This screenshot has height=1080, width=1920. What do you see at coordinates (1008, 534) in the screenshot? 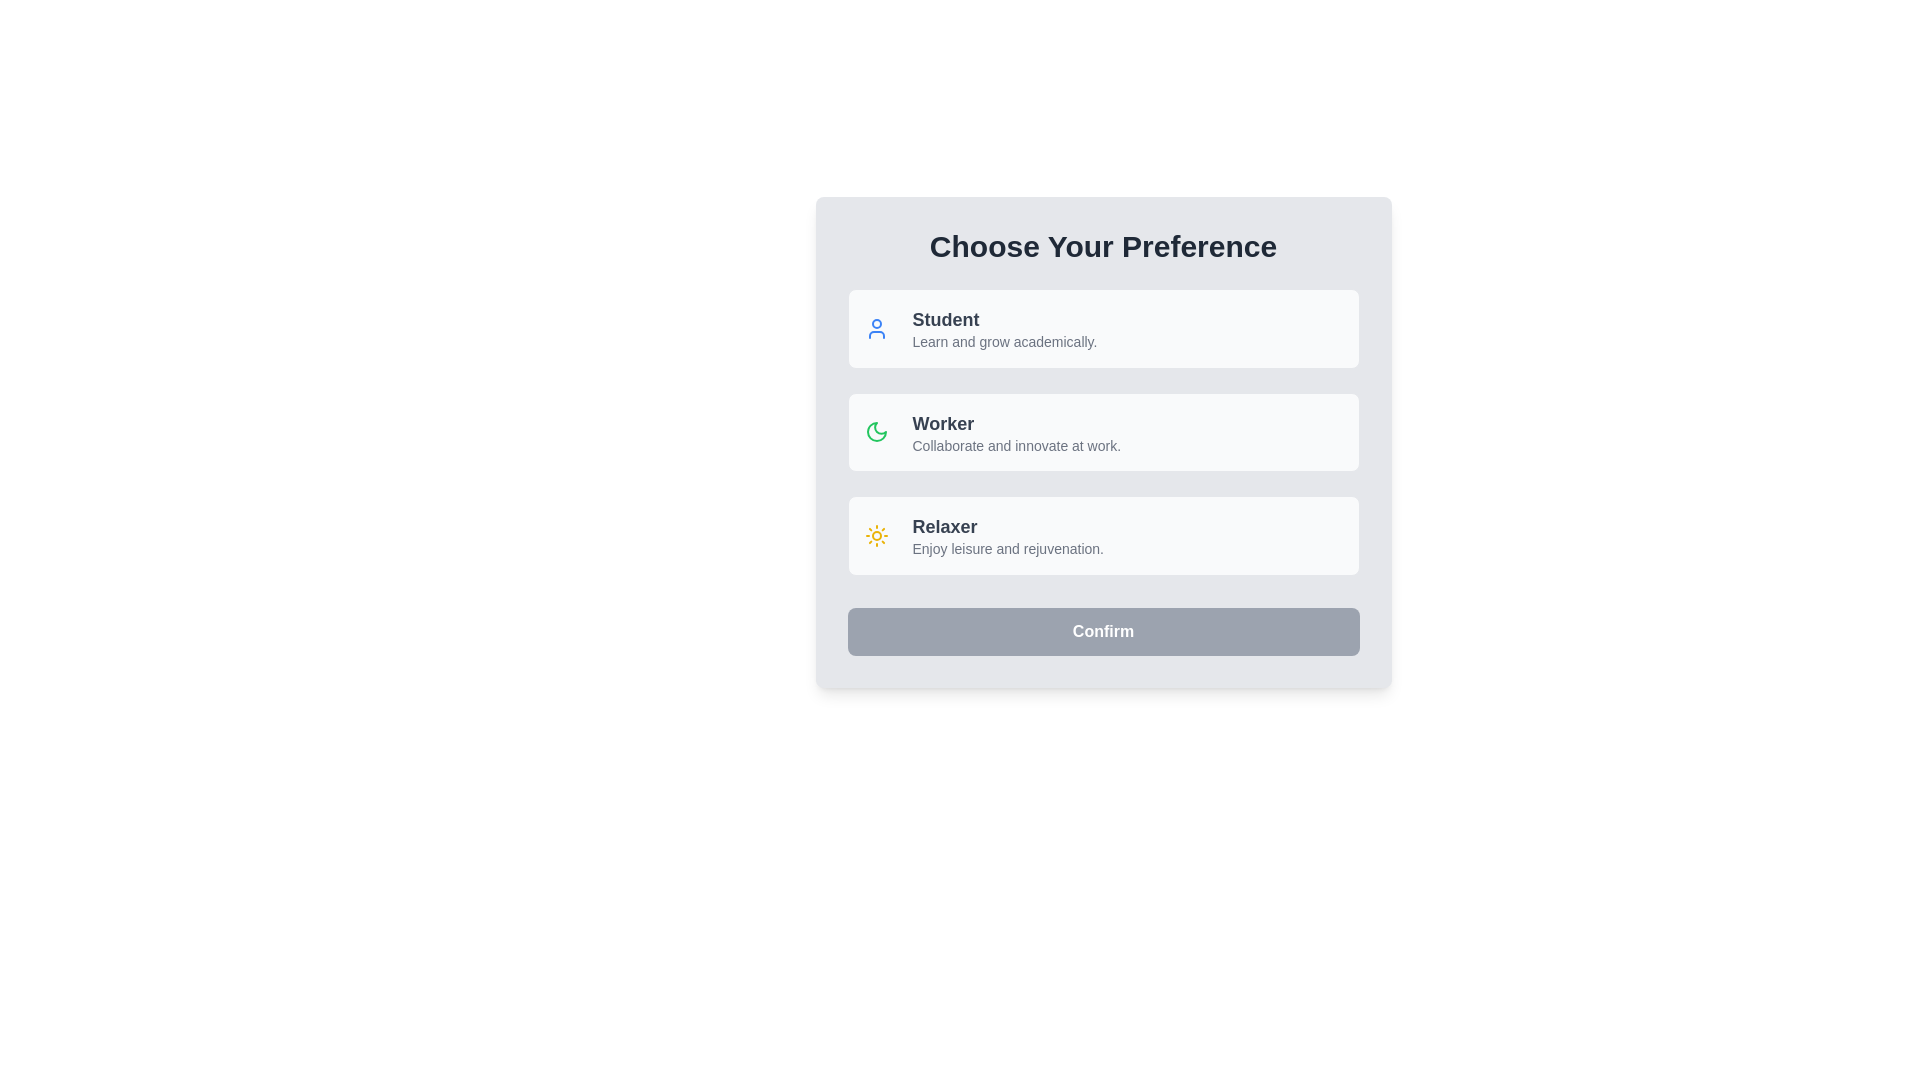
I see `the selectable option for a relaxing lifestyle choice, positioned as the third option in the vertical list, for accessibility navigation` at bounding box center [1008, 534].